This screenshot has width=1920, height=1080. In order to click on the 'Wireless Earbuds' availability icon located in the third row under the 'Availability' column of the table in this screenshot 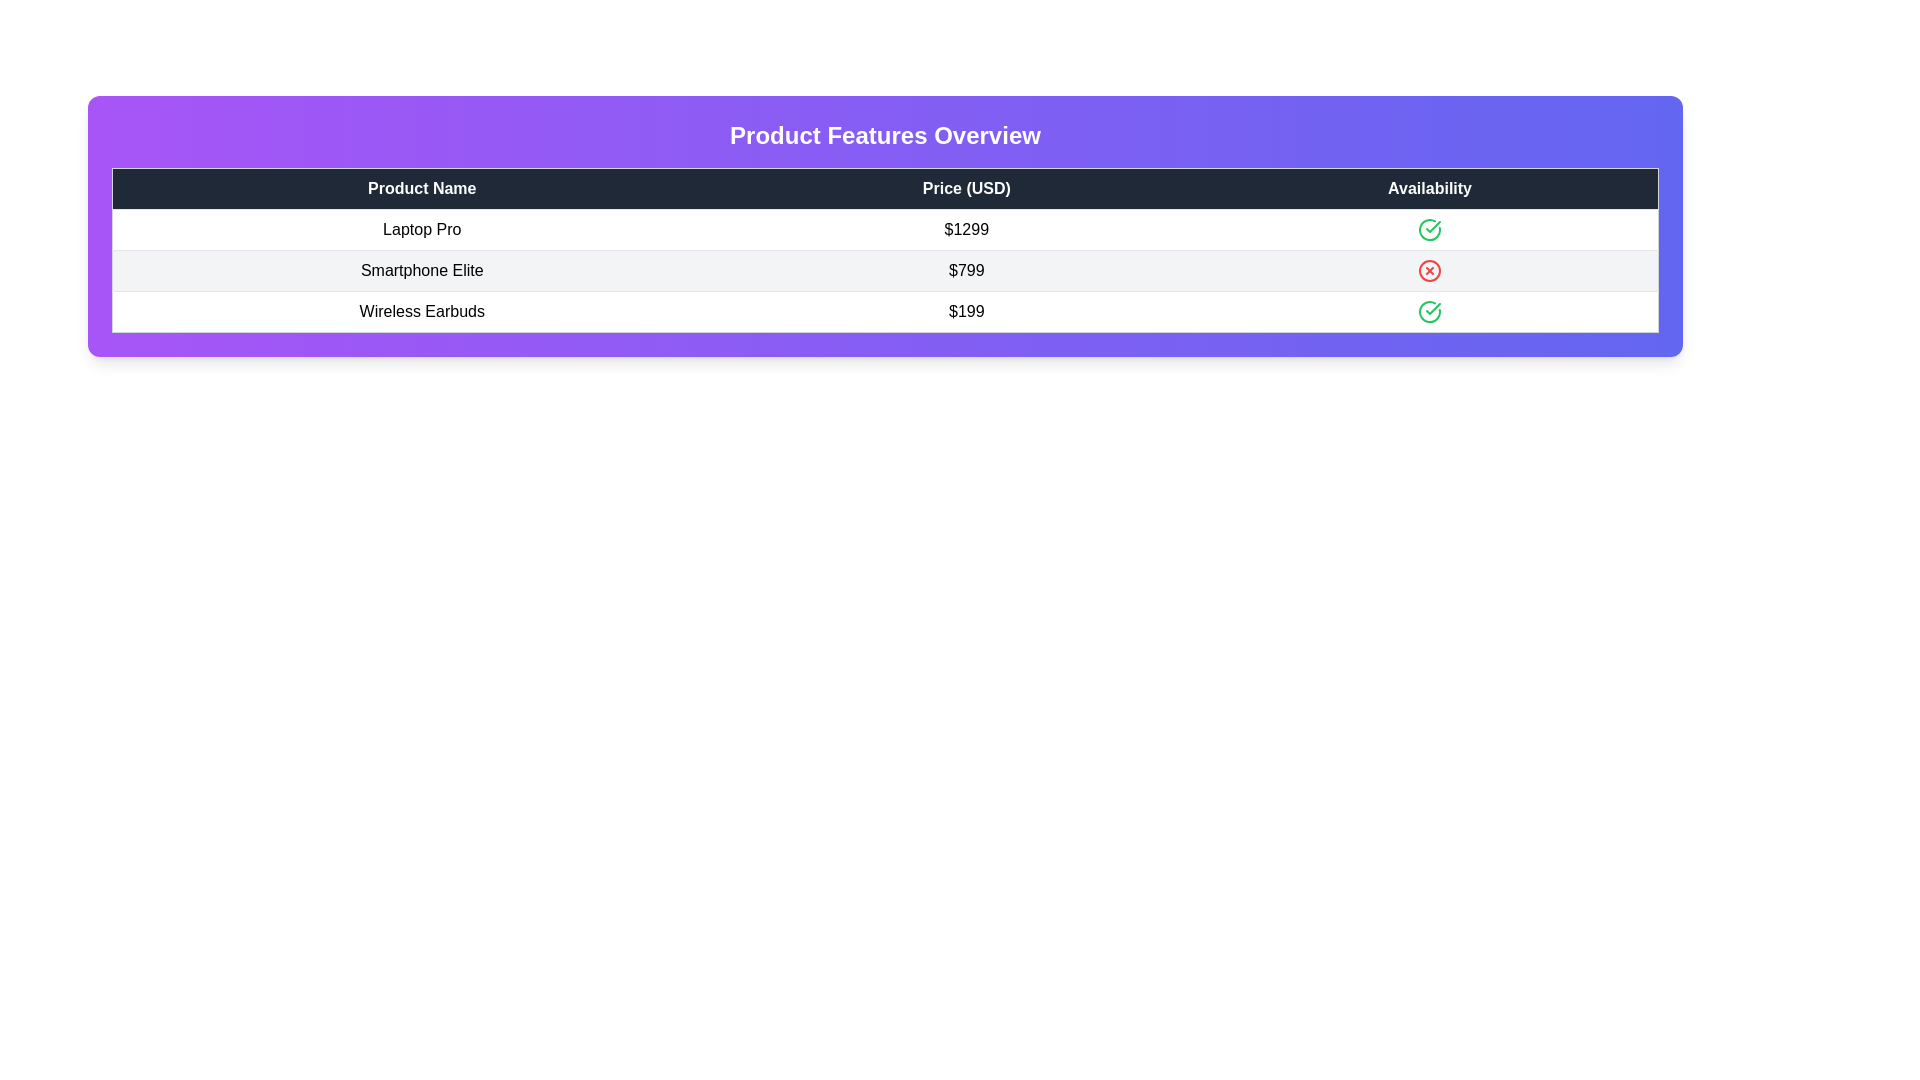, I will do `click(1429, 312)`.